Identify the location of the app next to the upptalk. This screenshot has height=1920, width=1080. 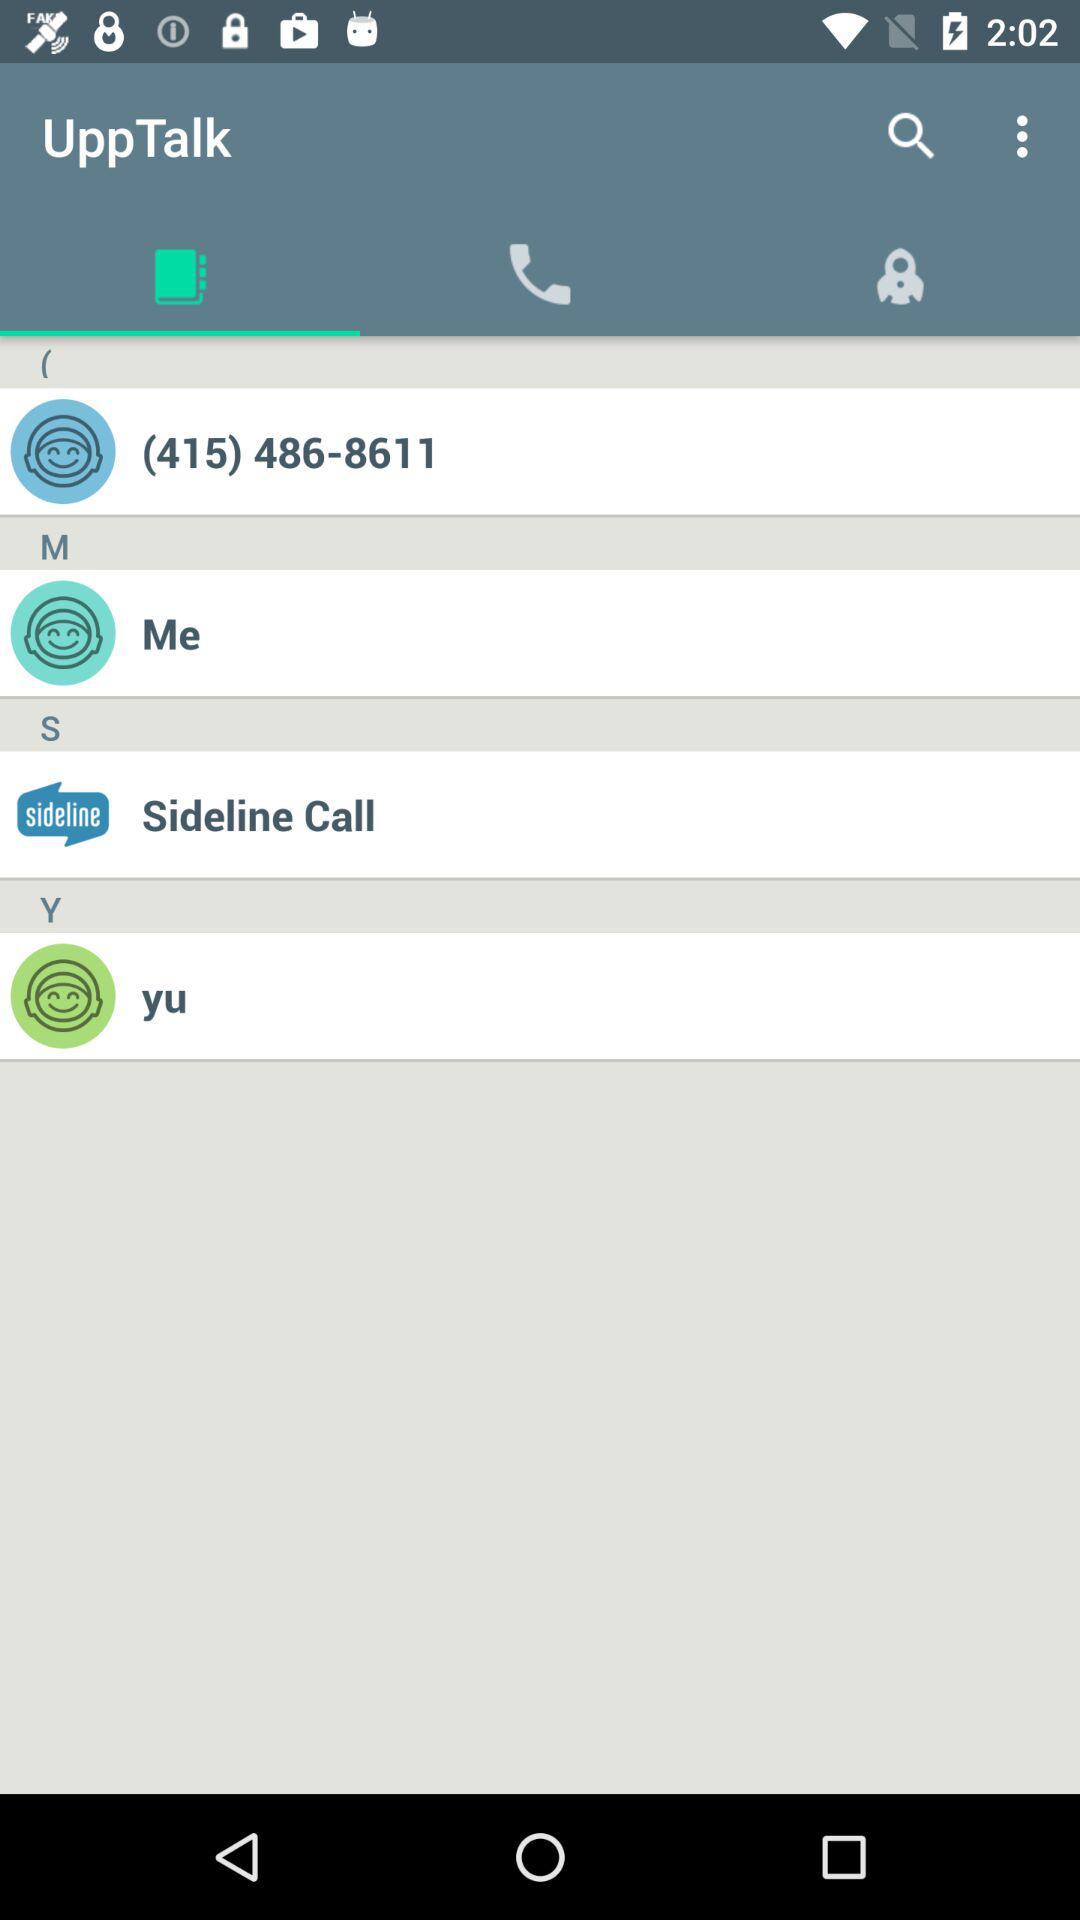
(911, 135).